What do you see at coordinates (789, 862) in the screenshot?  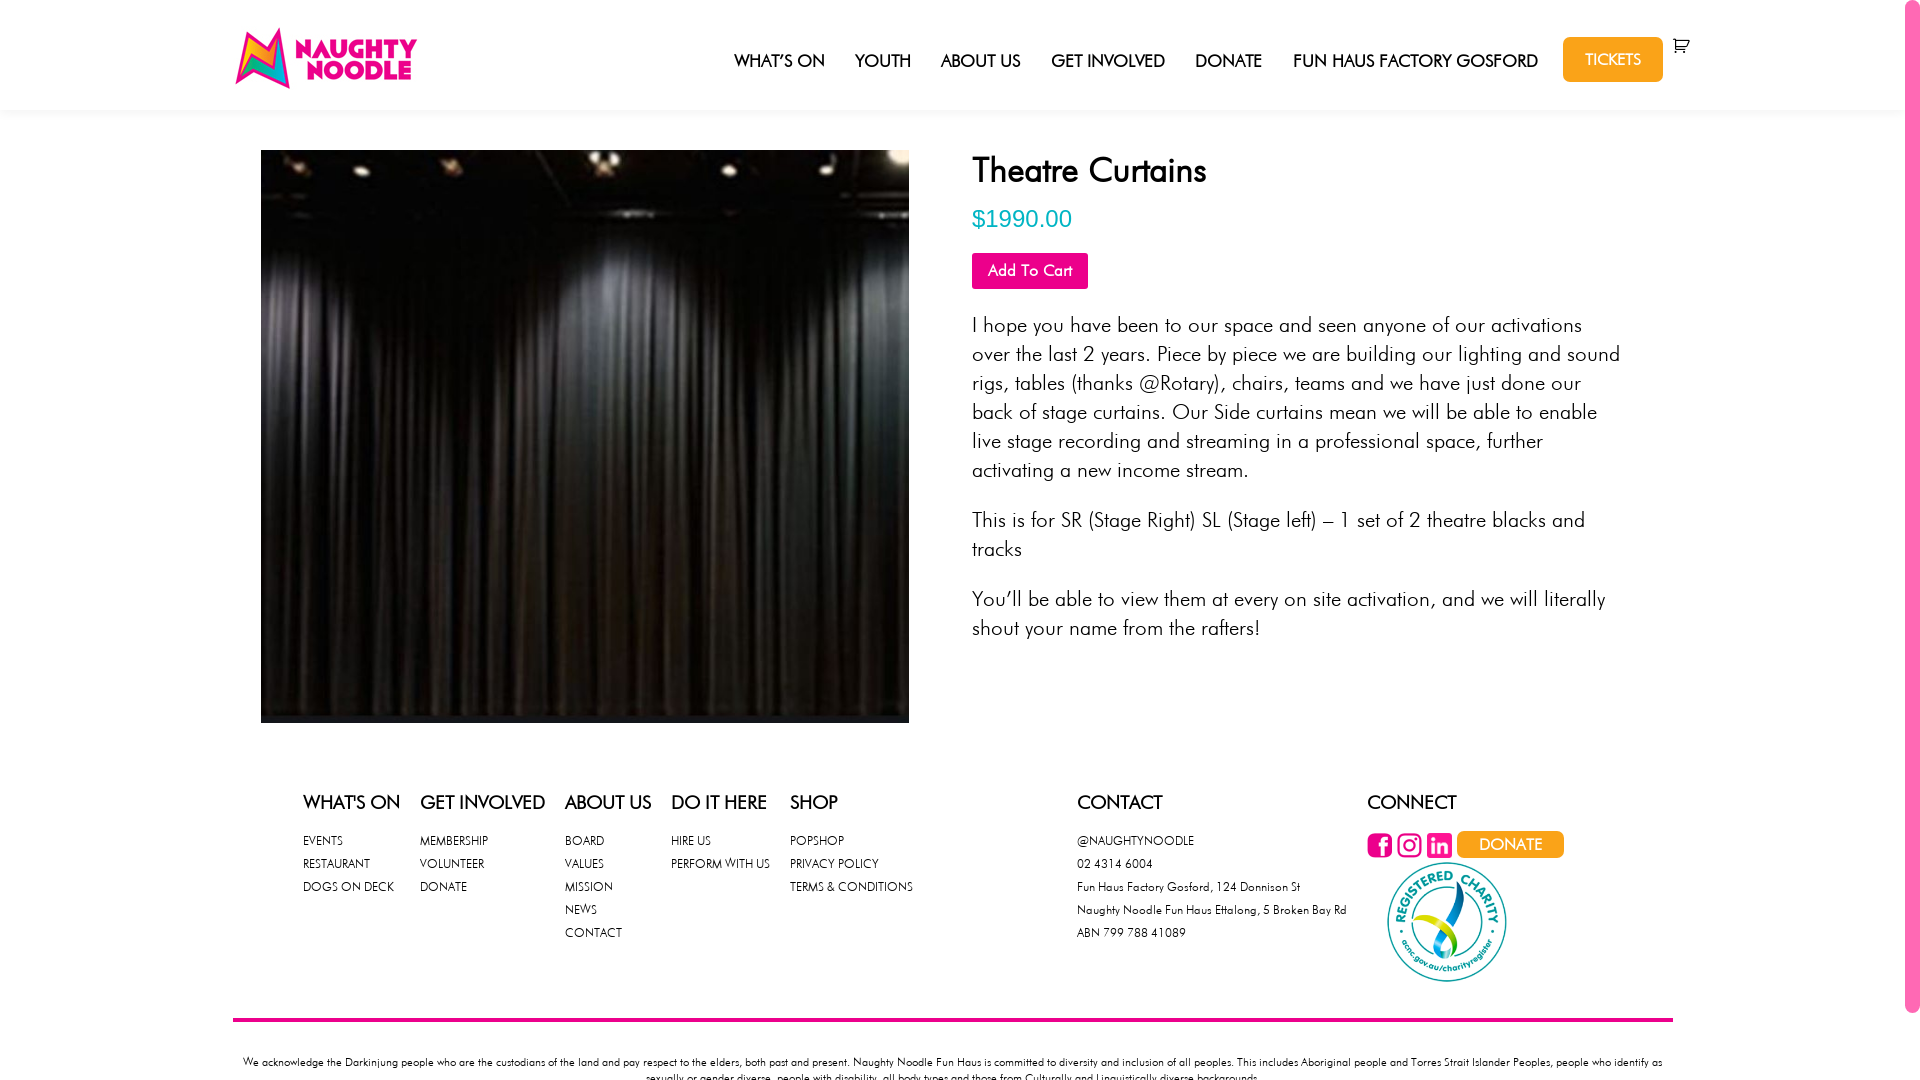 I see `'PRIVACY POLICY'` at bounding box center [789, 862].